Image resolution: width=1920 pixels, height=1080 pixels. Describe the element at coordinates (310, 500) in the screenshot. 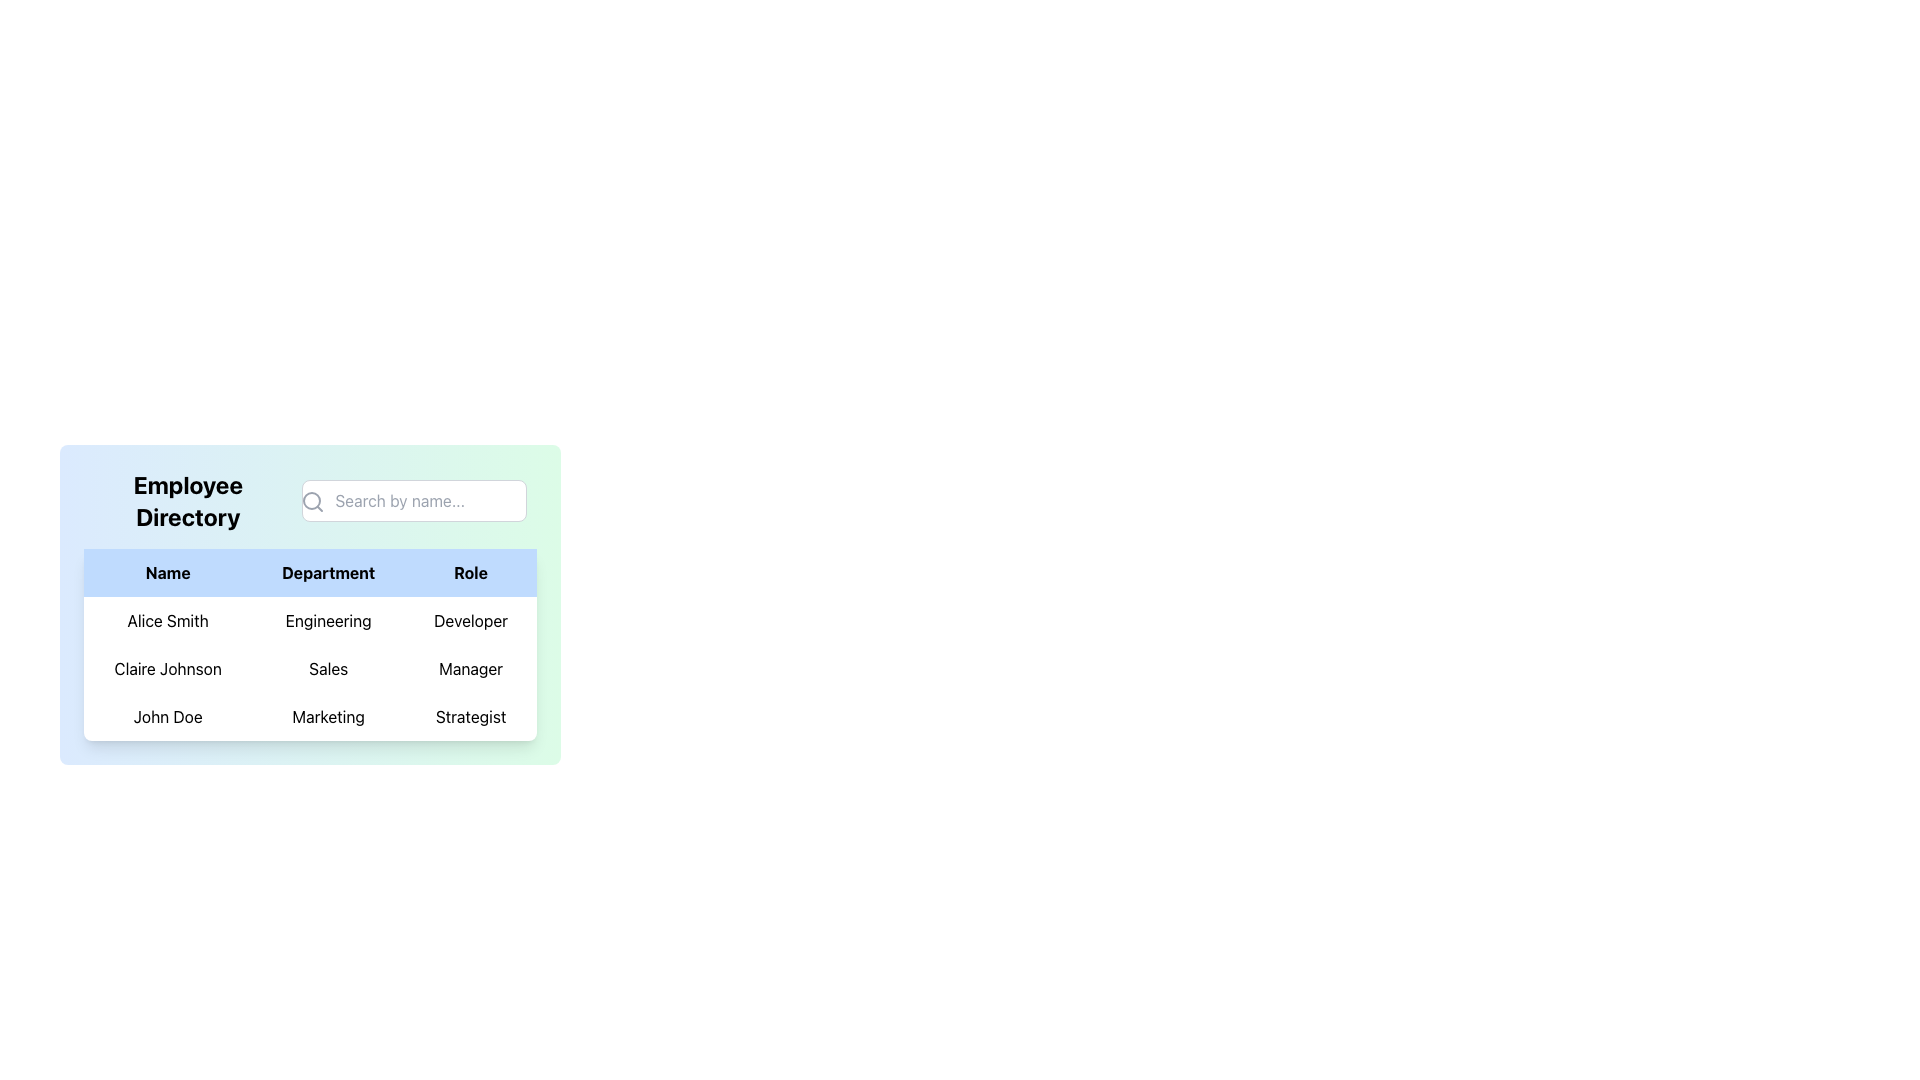

I see `the circular component of the search icon located` at that location.